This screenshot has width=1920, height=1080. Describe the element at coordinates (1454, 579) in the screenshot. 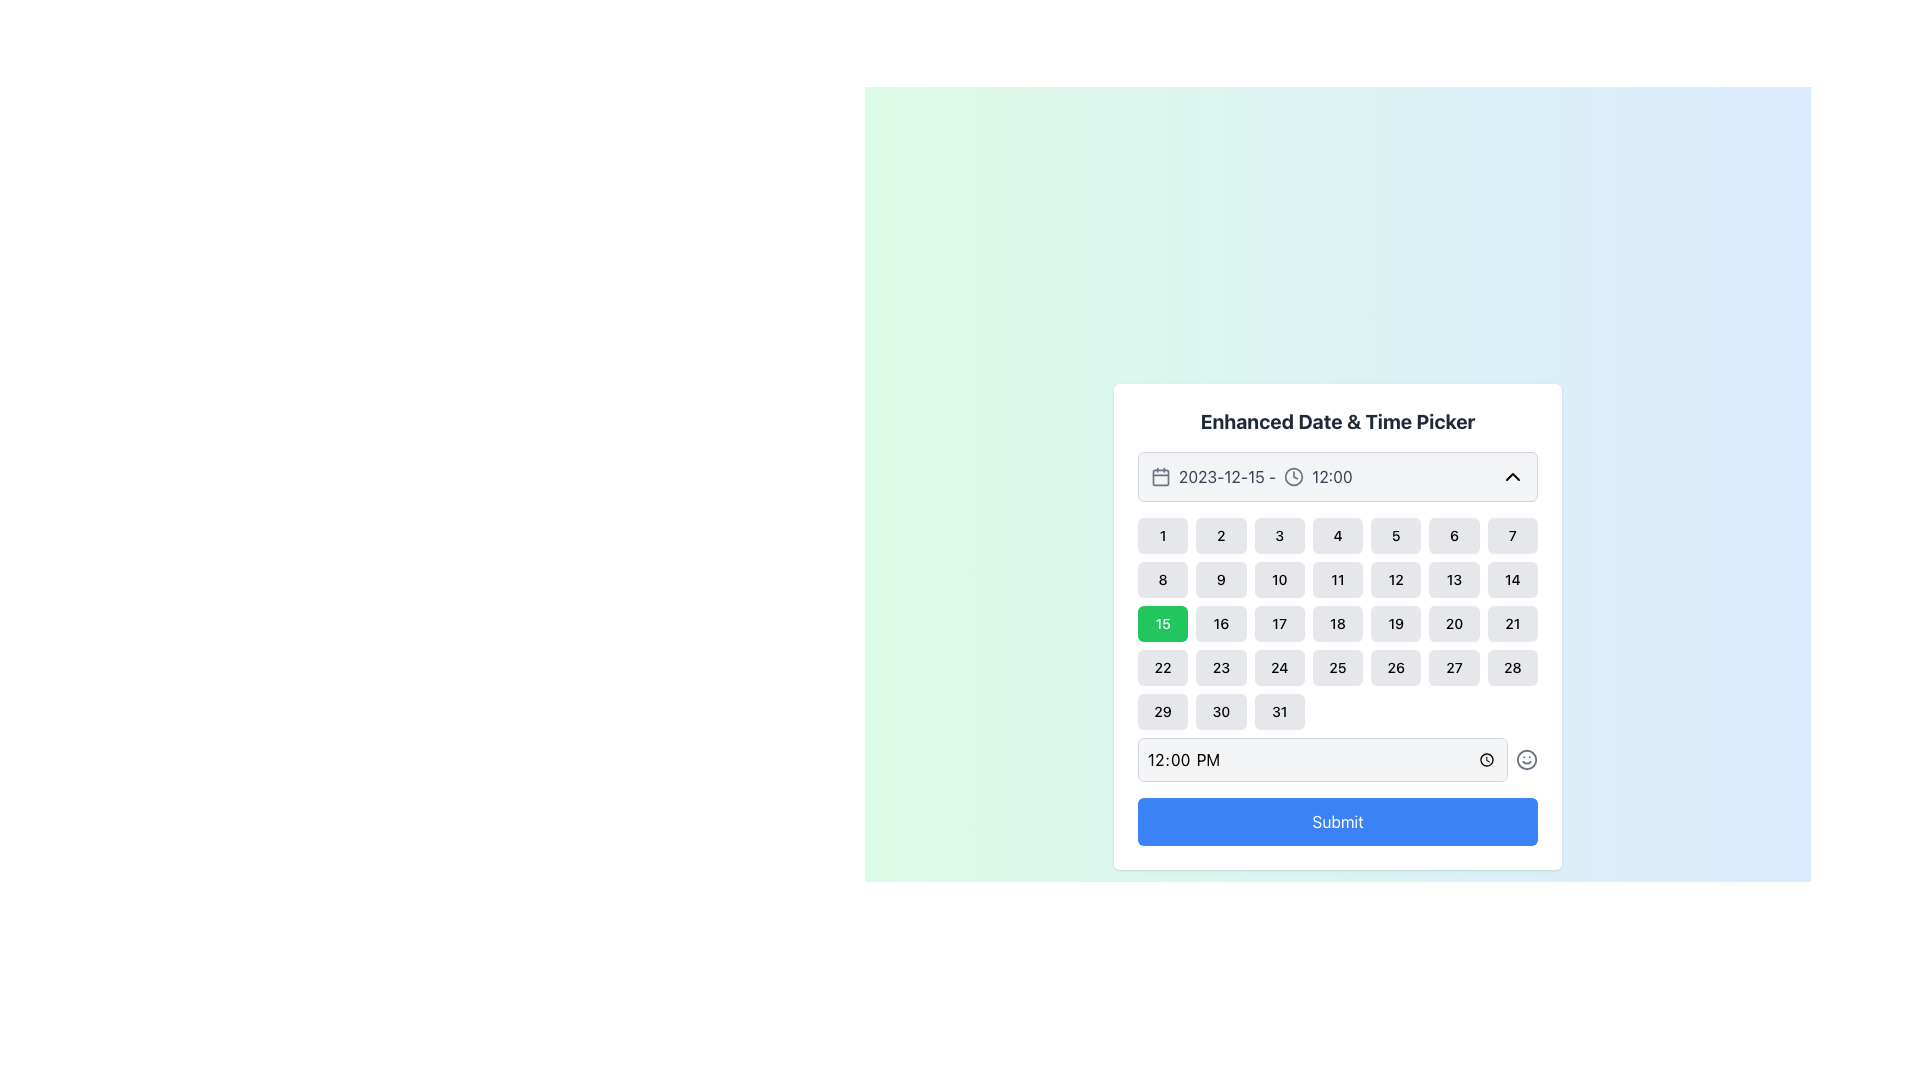

I see `the button representing the date '13' in the date picker interface` at that location.